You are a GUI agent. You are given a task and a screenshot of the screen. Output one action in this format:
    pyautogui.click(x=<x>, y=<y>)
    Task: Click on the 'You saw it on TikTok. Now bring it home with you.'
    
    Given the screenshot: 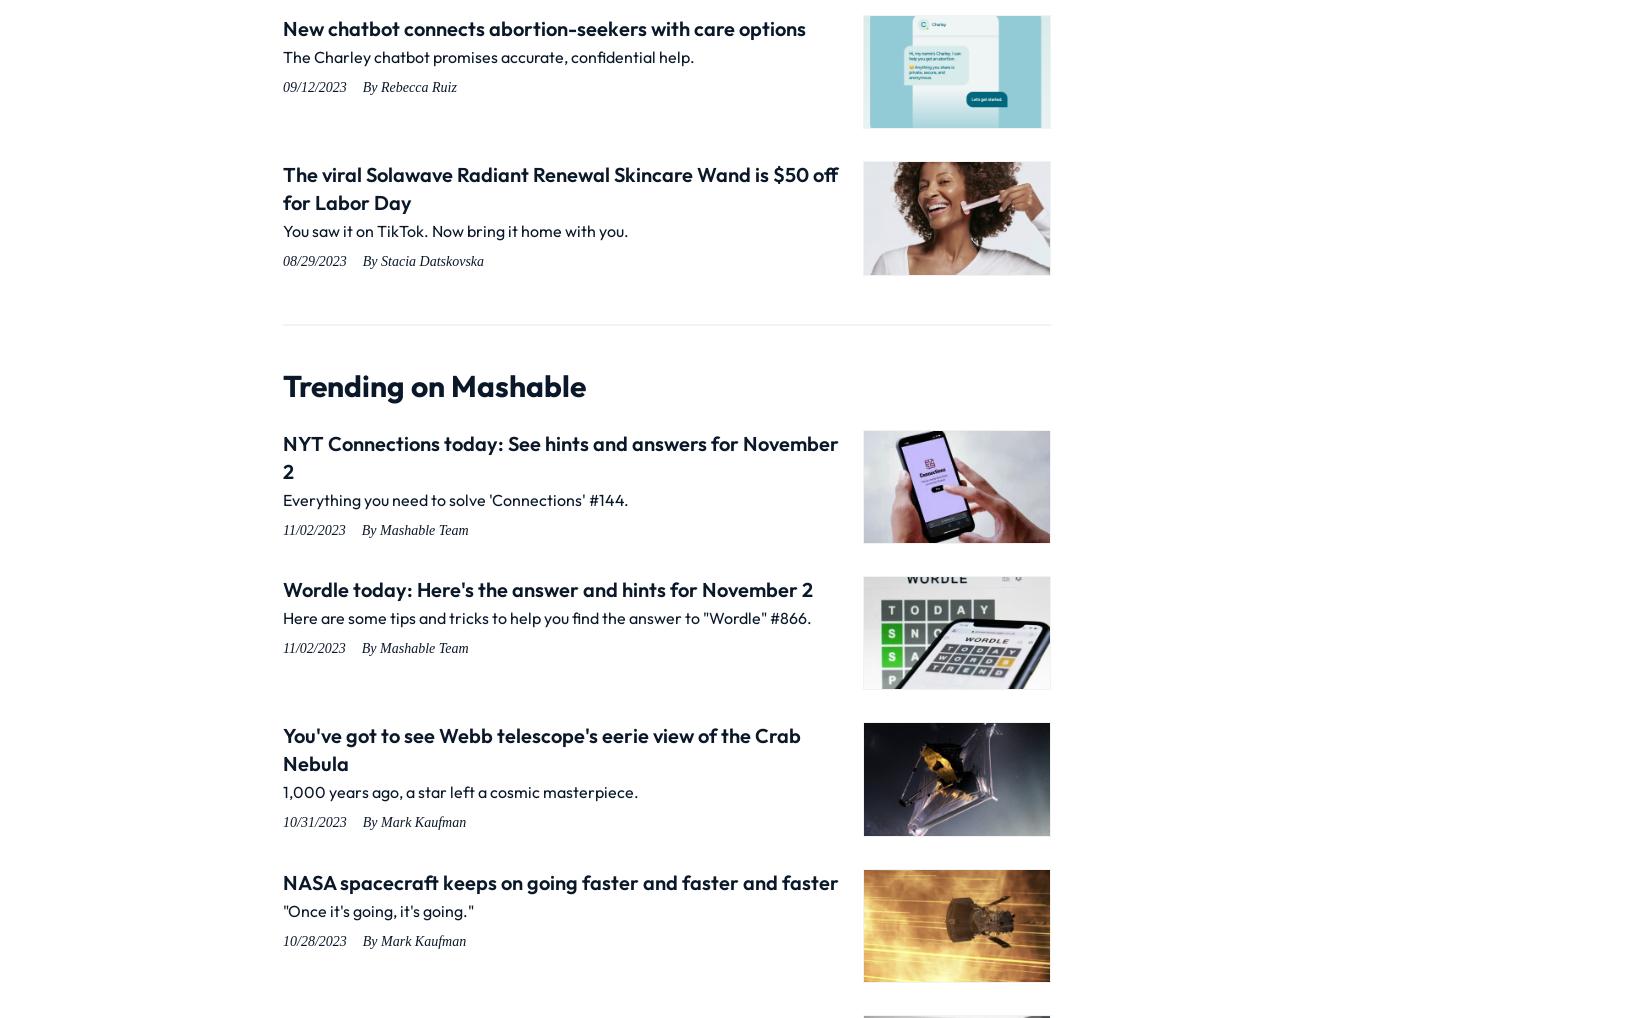 What is the action you would take?
    pyautogui.click(x=282, y=229)
    